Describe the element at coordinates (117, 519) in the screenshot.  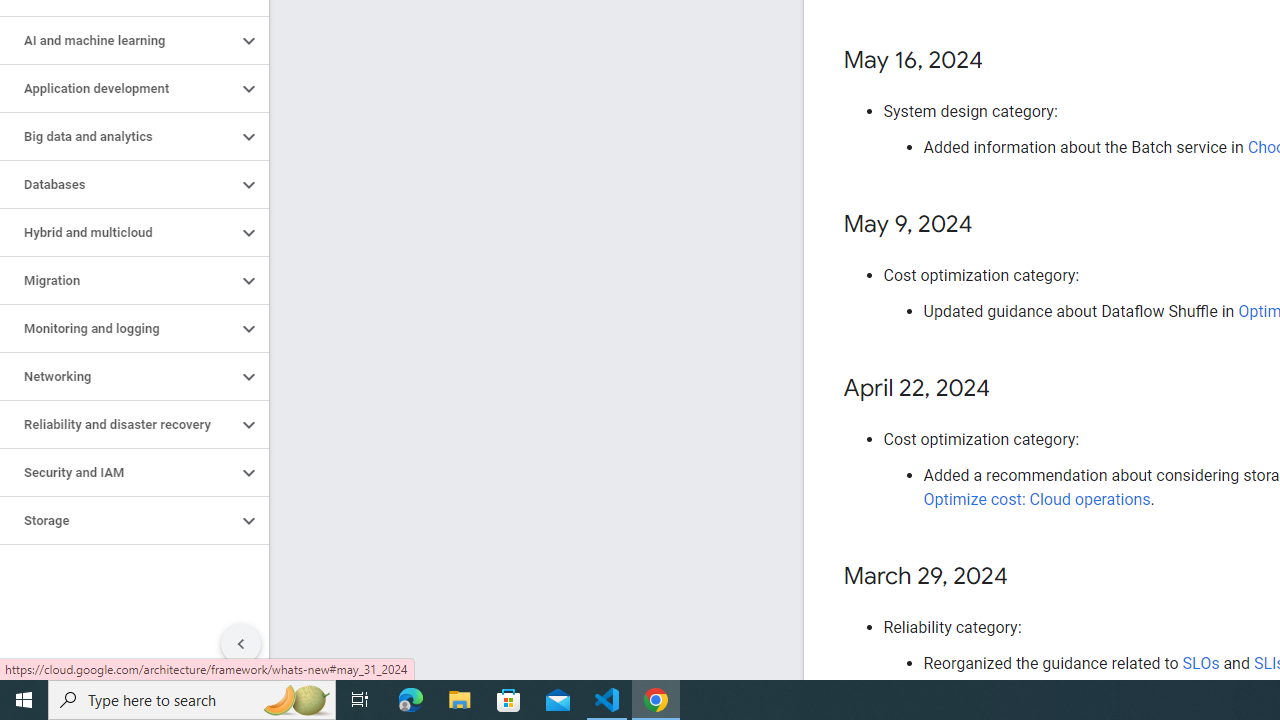
I see `'Storage'` at that location.